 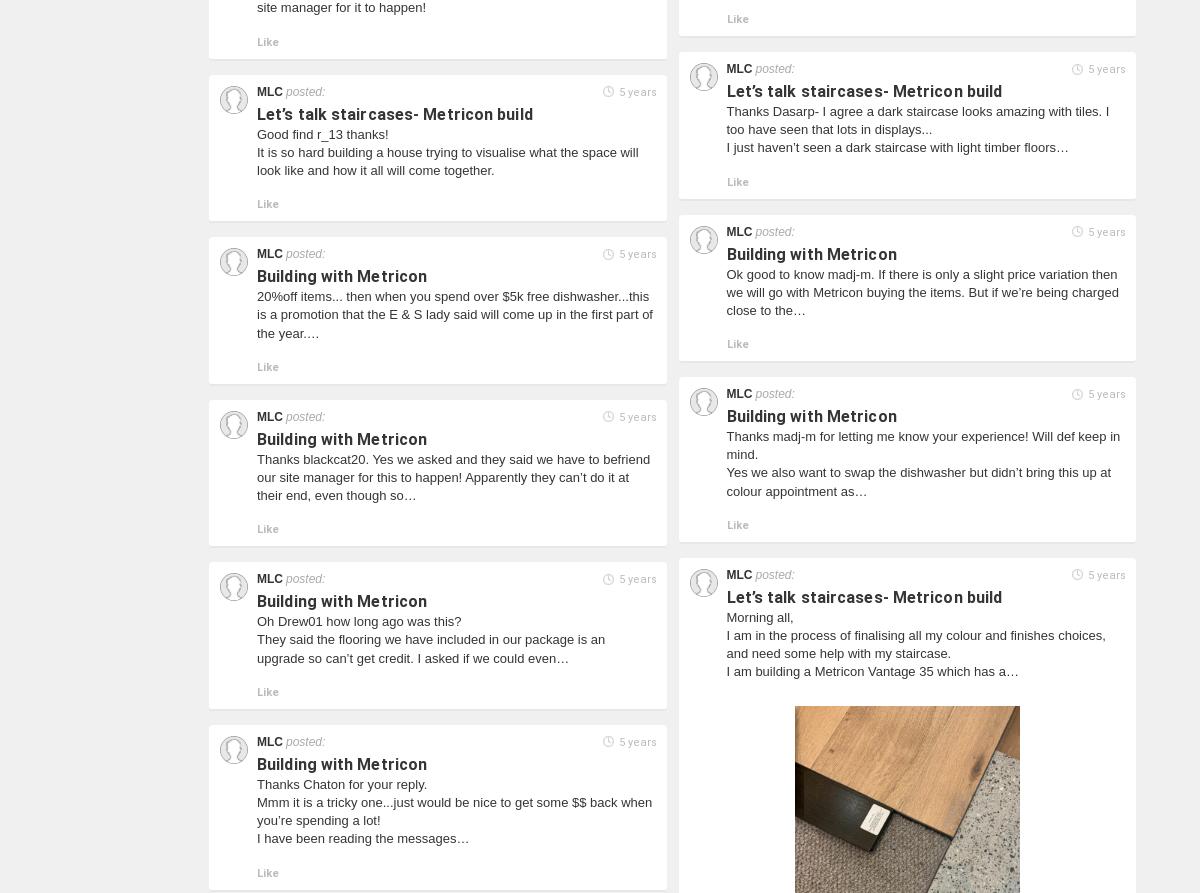 What do you see at coordinates (256, 159) in the screenshot?
I see `'It is so hard building a house trying to visualise what the space will look like and how it all will come together.'` at bounding box center [256, 159].